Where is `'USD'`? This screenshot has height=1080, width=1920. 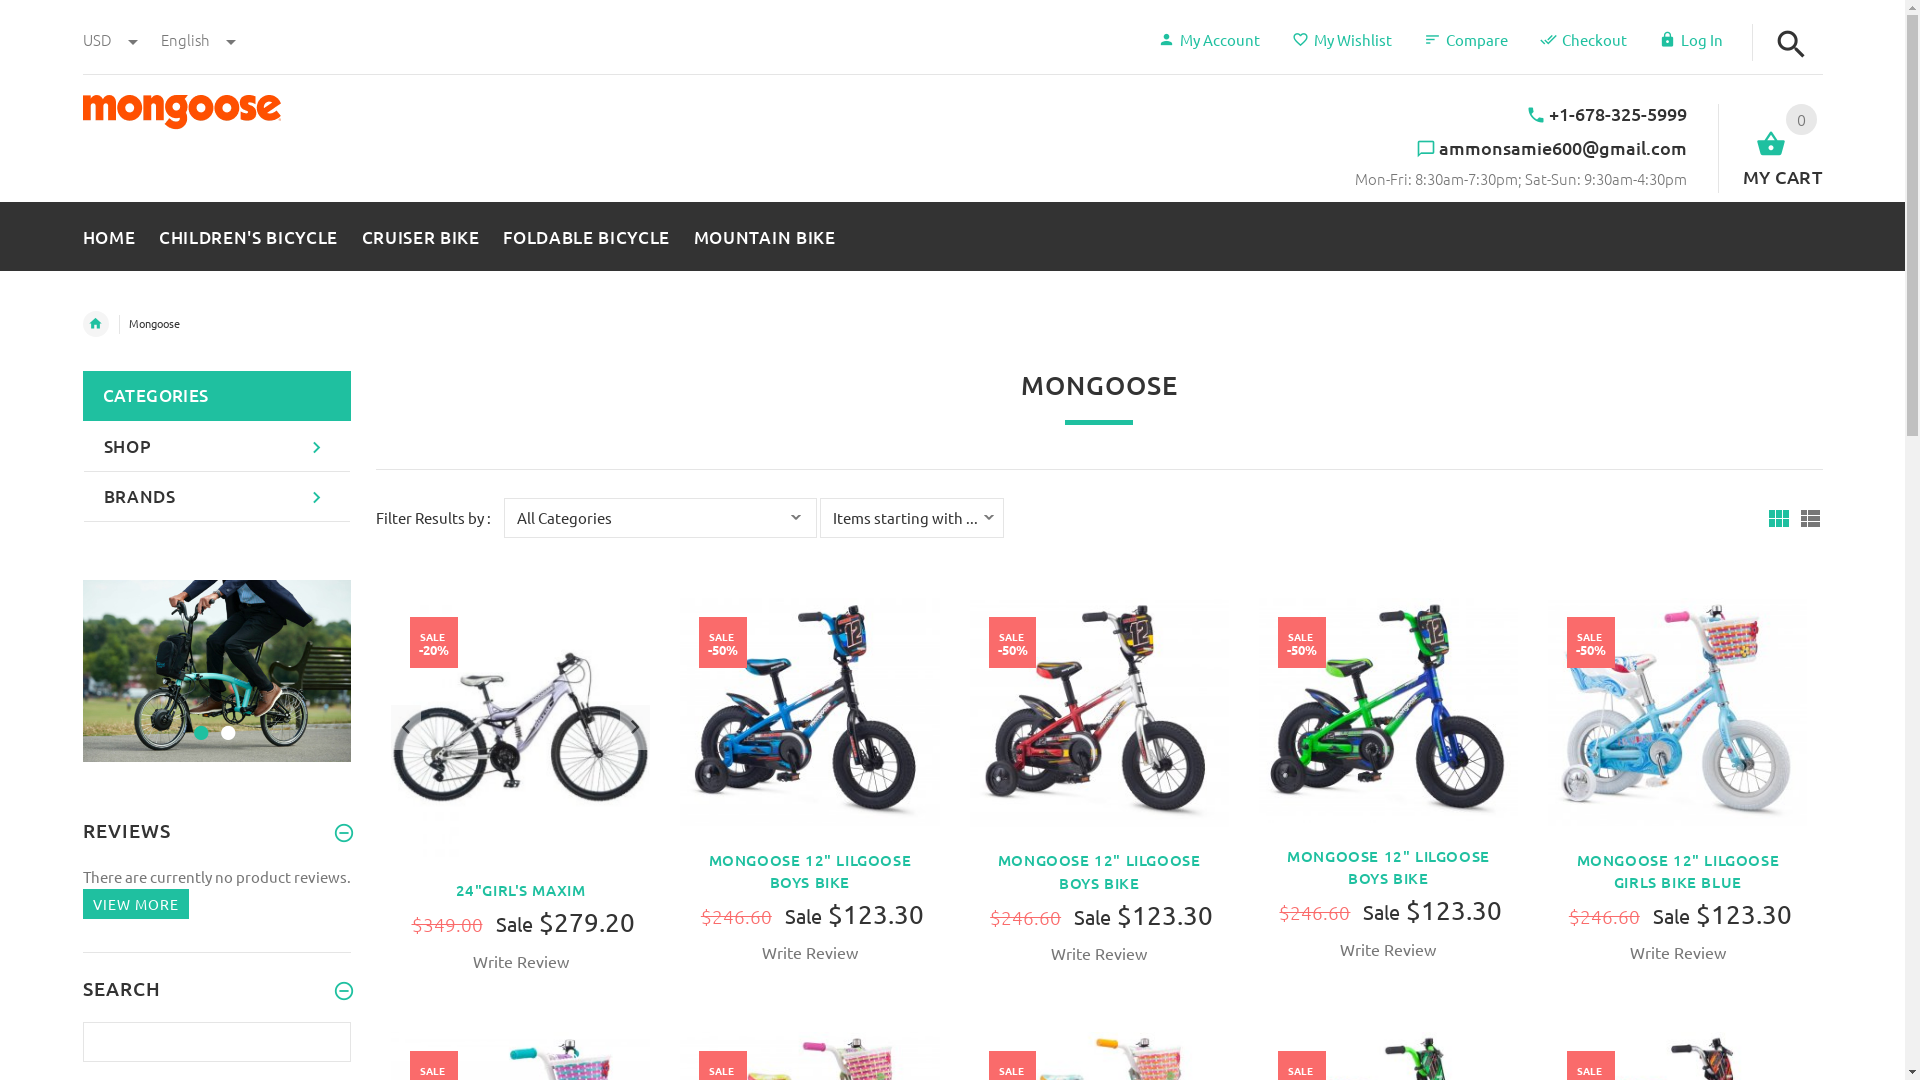
'USD' is located at coordinates (109, 39).